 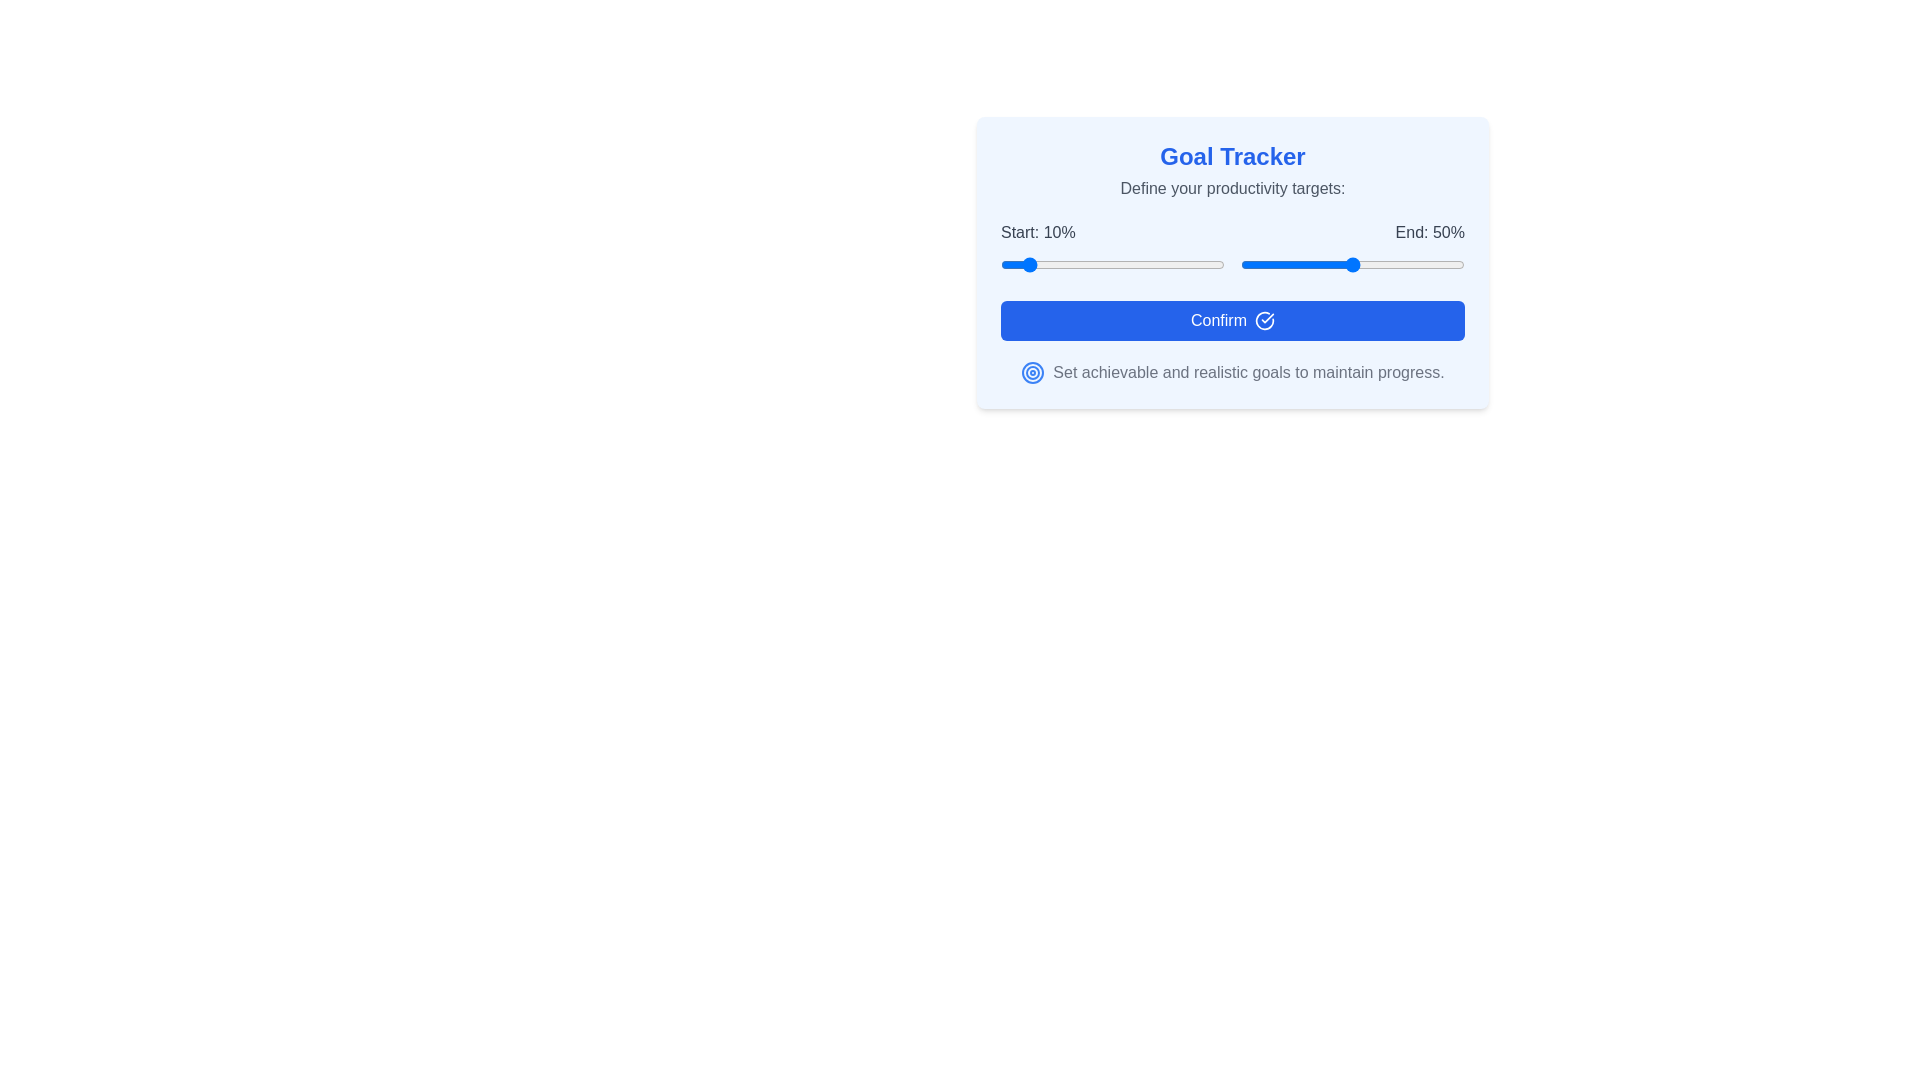 I want to click on the slider value, so click(x=1175, y=264).